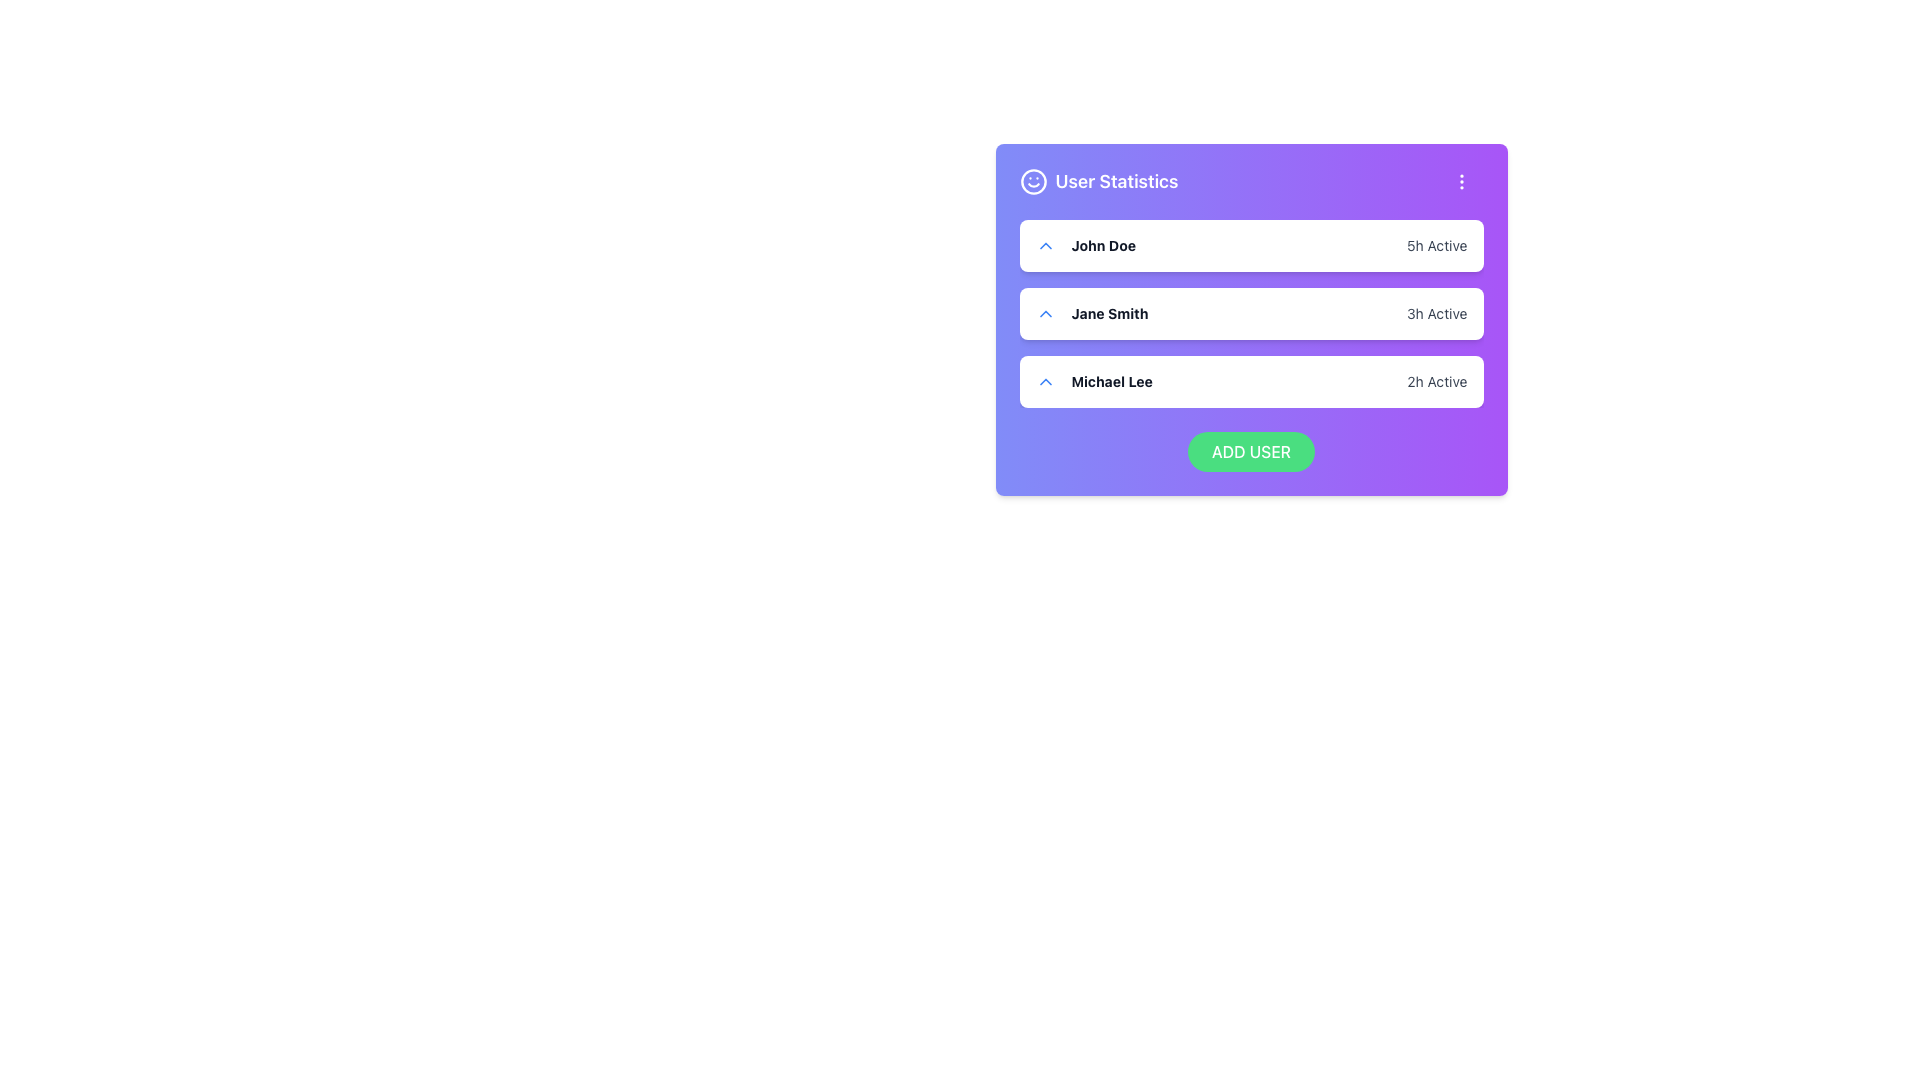  What do you see at coordinates (1044, 381) in the screenshot?
I see `the arrow-shaped icon button located in the third row of the list, adjacent to the text 'Michael Lee'` at bounding box center [1044, 381].